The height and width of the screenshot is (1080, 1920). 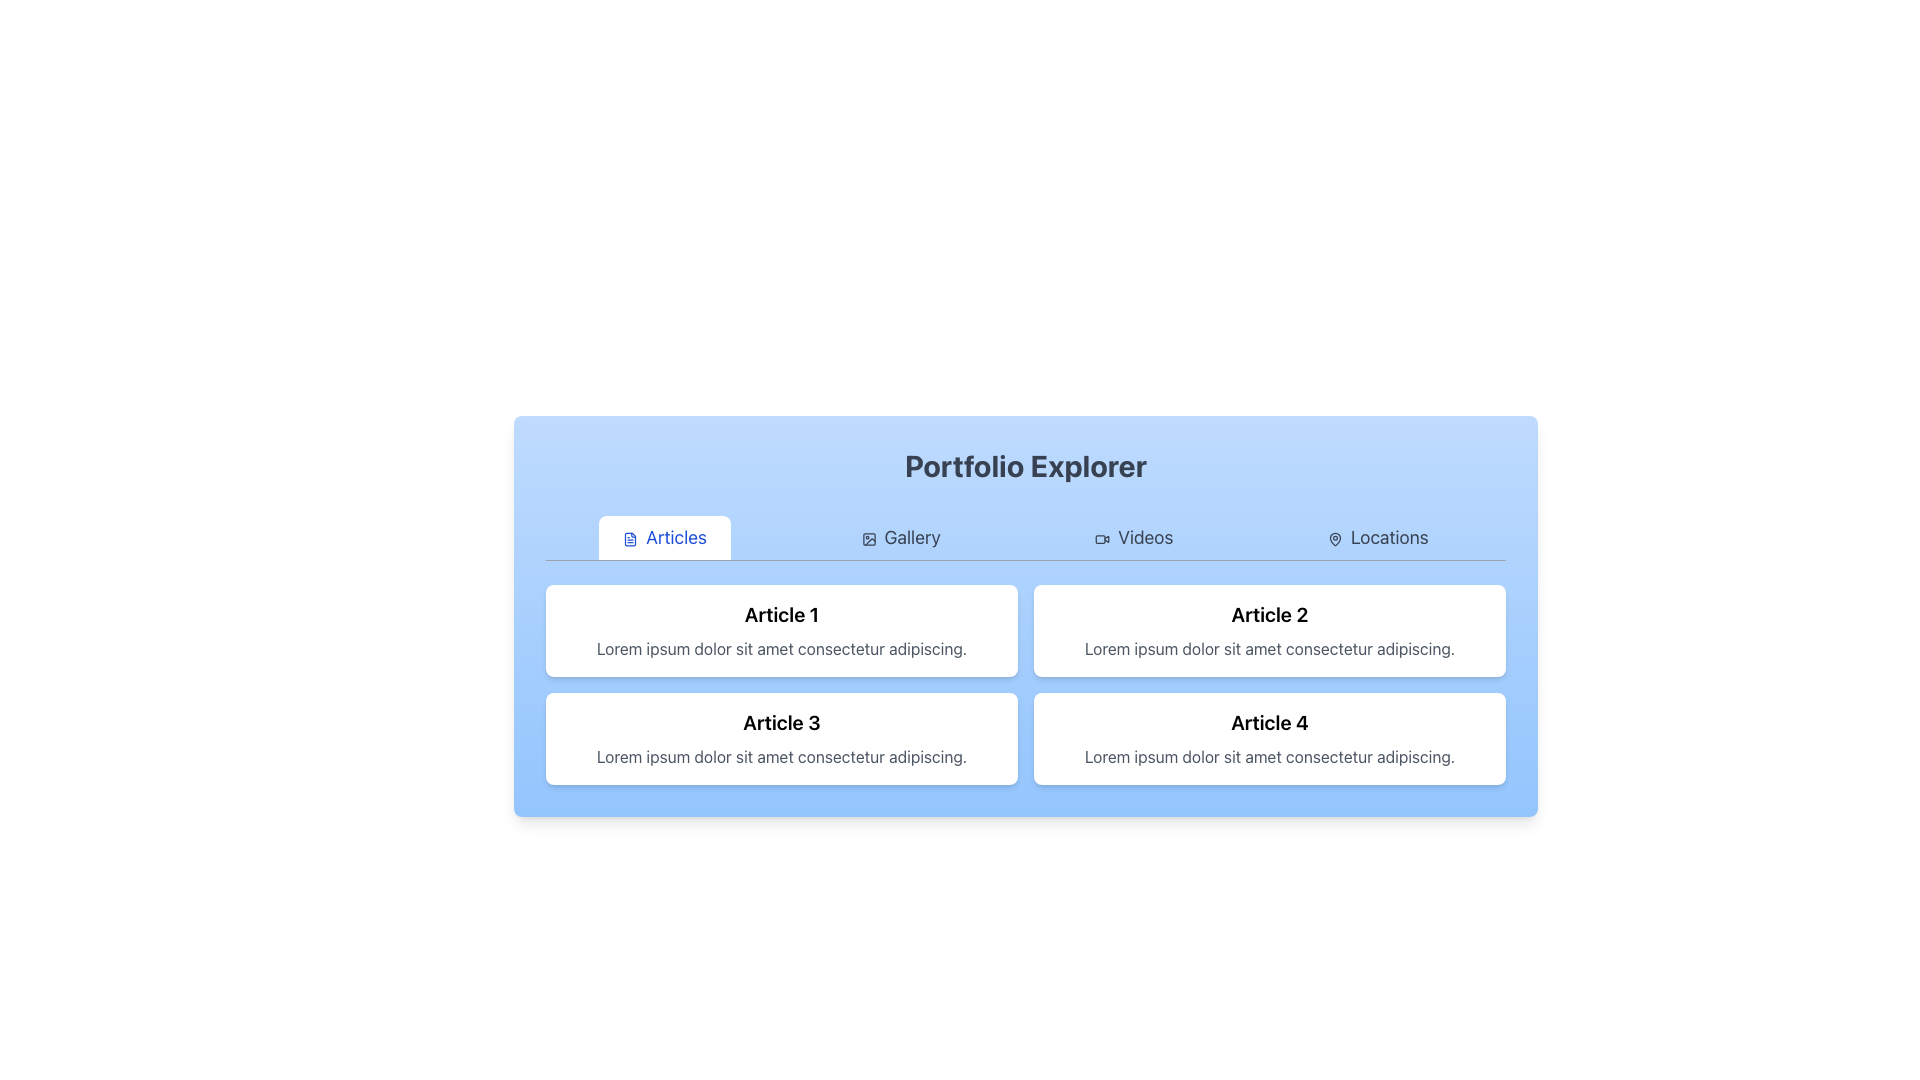 What do you see at coordinates (1335, 538) in the screenshot?
I see `the Icon representing the 'Locations' section within the 'Portfolio Explorer' navigation bar, located to the left of the 'Locations' label` at bounding box center [1335, 538].